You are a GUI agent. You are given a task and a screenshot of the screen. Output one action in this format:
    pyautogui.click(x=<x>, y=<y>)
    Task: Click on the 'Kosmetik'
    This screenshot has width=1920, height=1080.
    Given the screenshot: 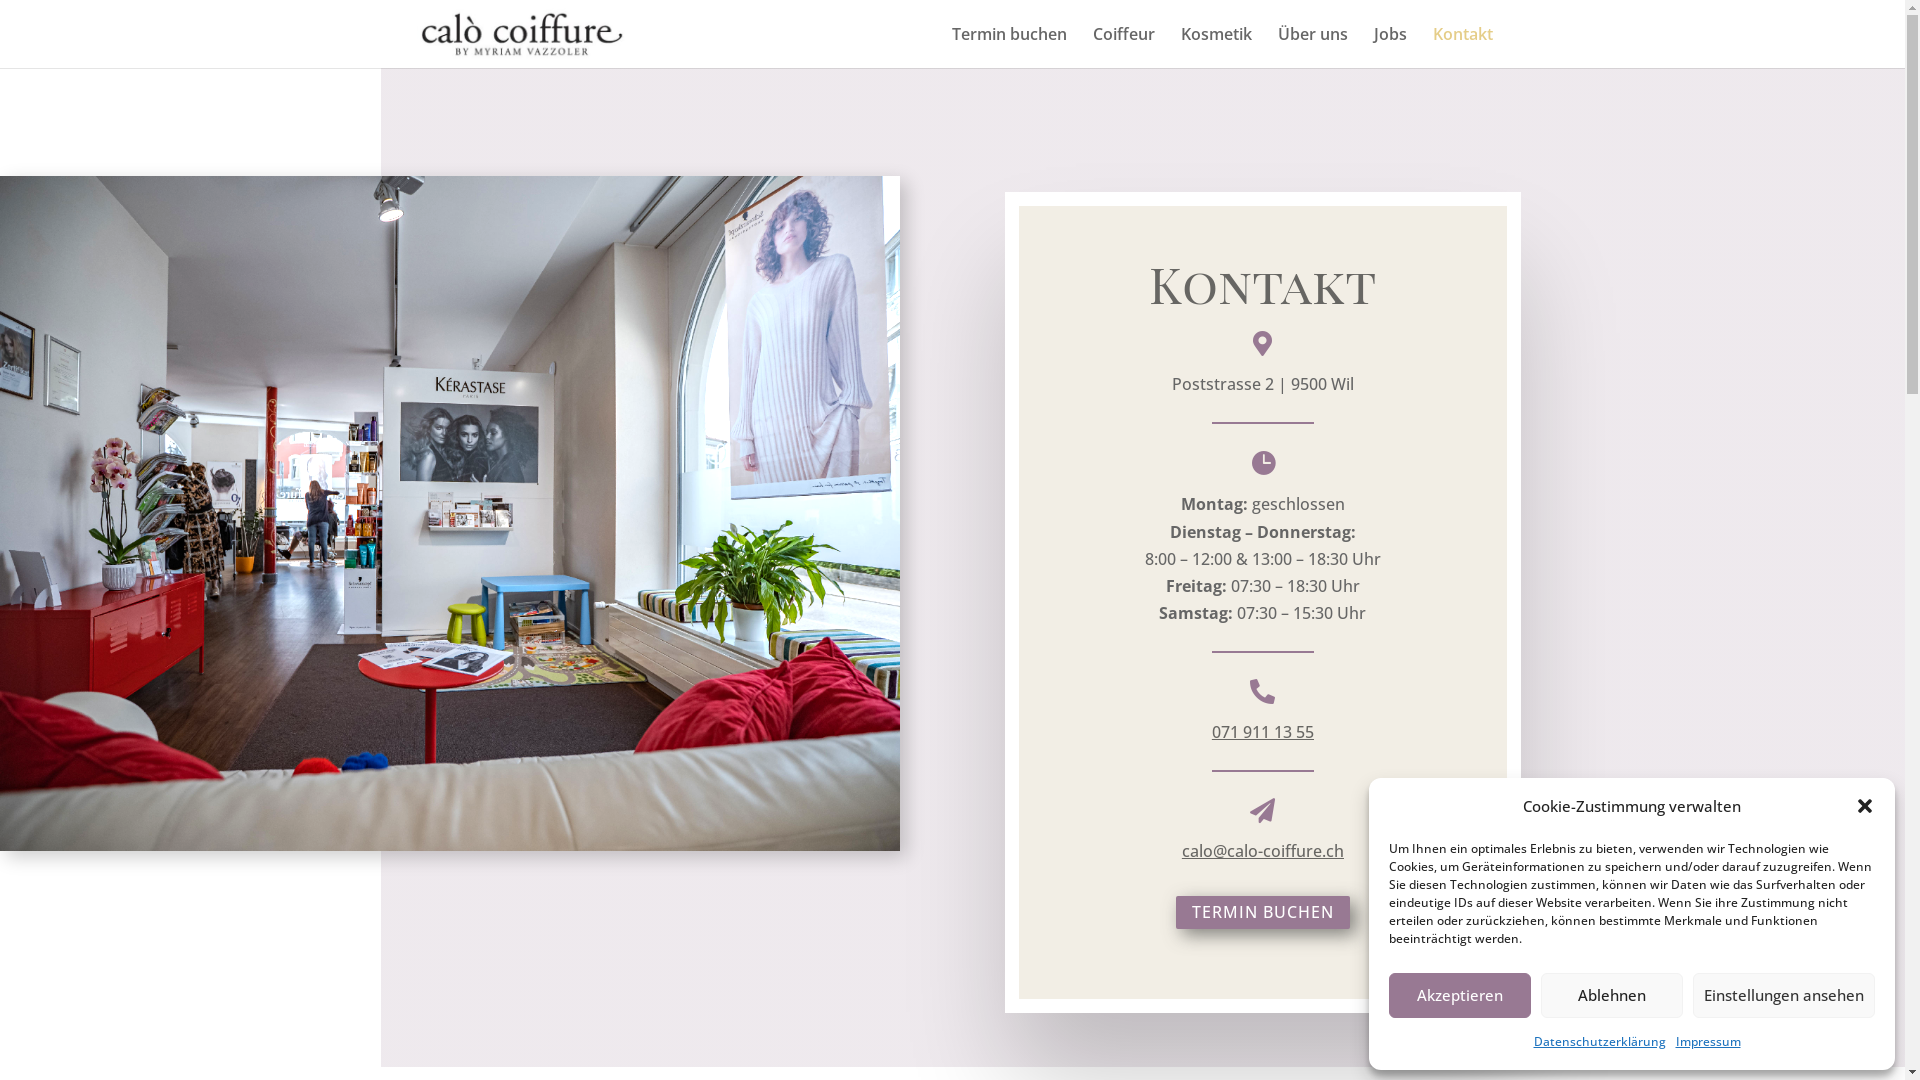 What is the action you would take?
    pyautogui.click(x=1214, y=46)
    